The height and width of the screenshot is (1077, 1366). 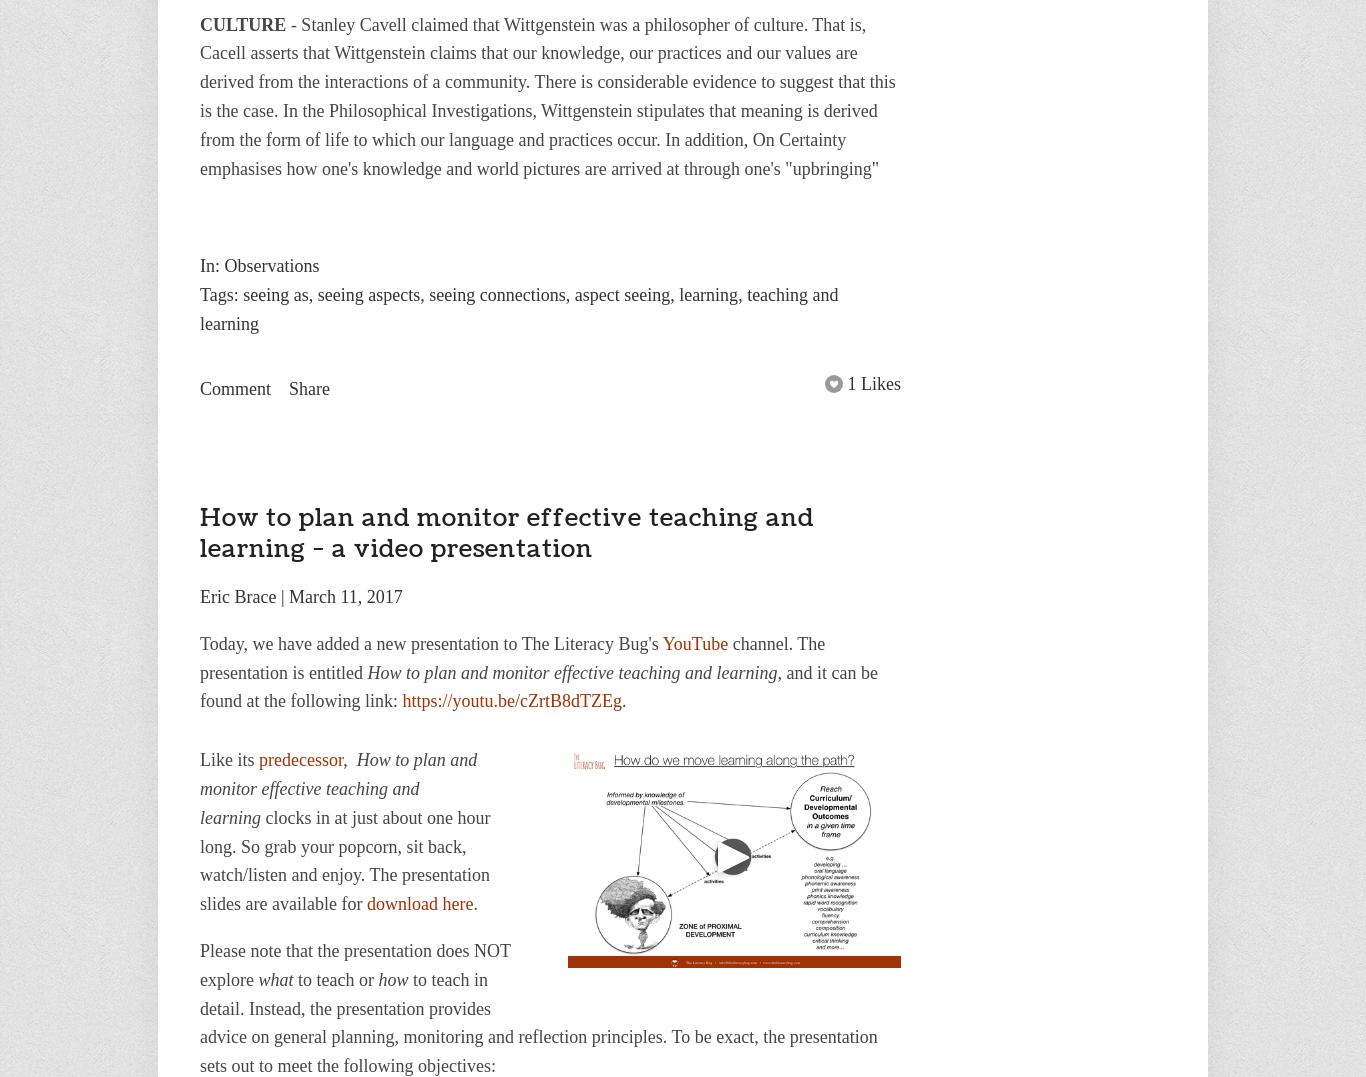 What do you see at coordinates (538, 1021) in the screenshot?
I see `'to teach in detail. Instead, the presentation provides advice on general planning, monitoring and reflection principles. To be exact, the presentation sets out to meet the following objectives:'` at bounding box center [538, 1021].